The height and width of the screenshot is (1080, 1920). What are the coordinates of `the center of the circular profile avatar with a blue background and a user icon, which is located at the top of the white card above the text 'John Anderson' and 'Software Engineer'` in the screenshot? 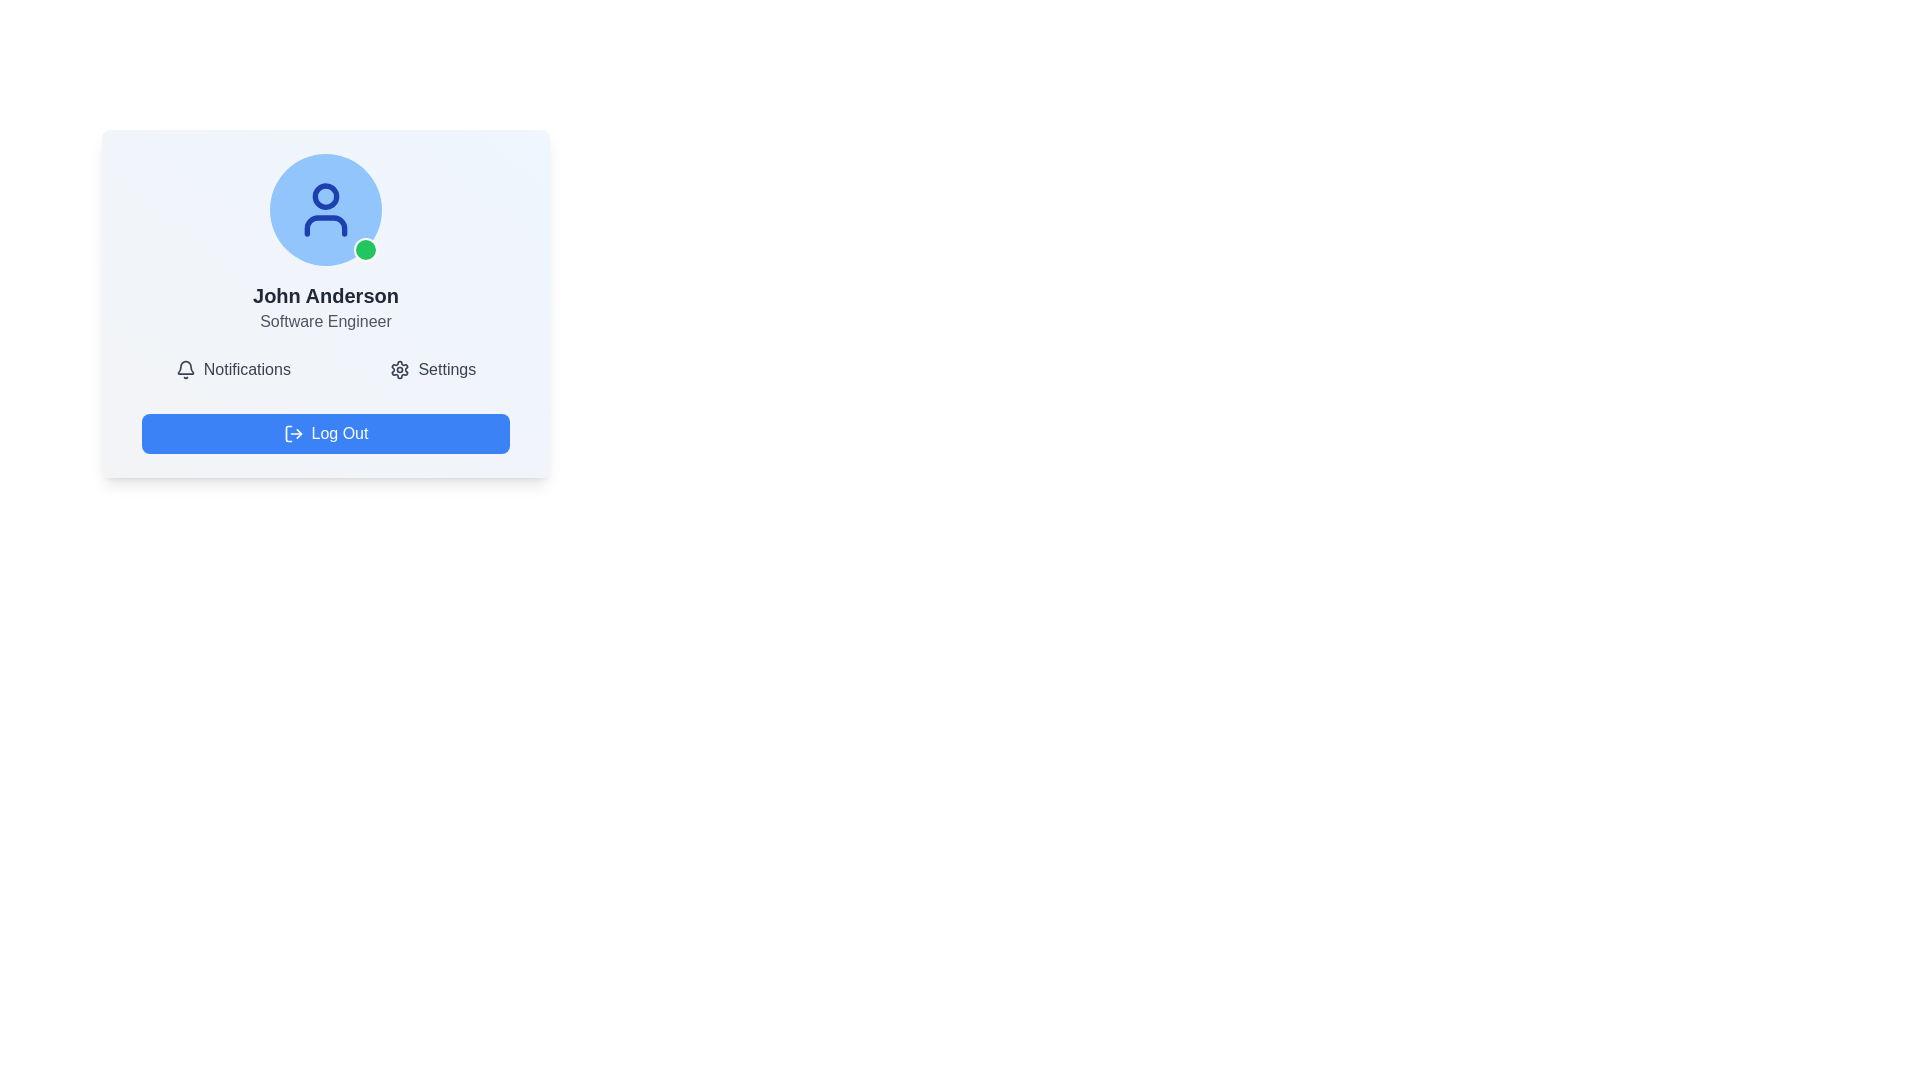 It's located at (326, 209).